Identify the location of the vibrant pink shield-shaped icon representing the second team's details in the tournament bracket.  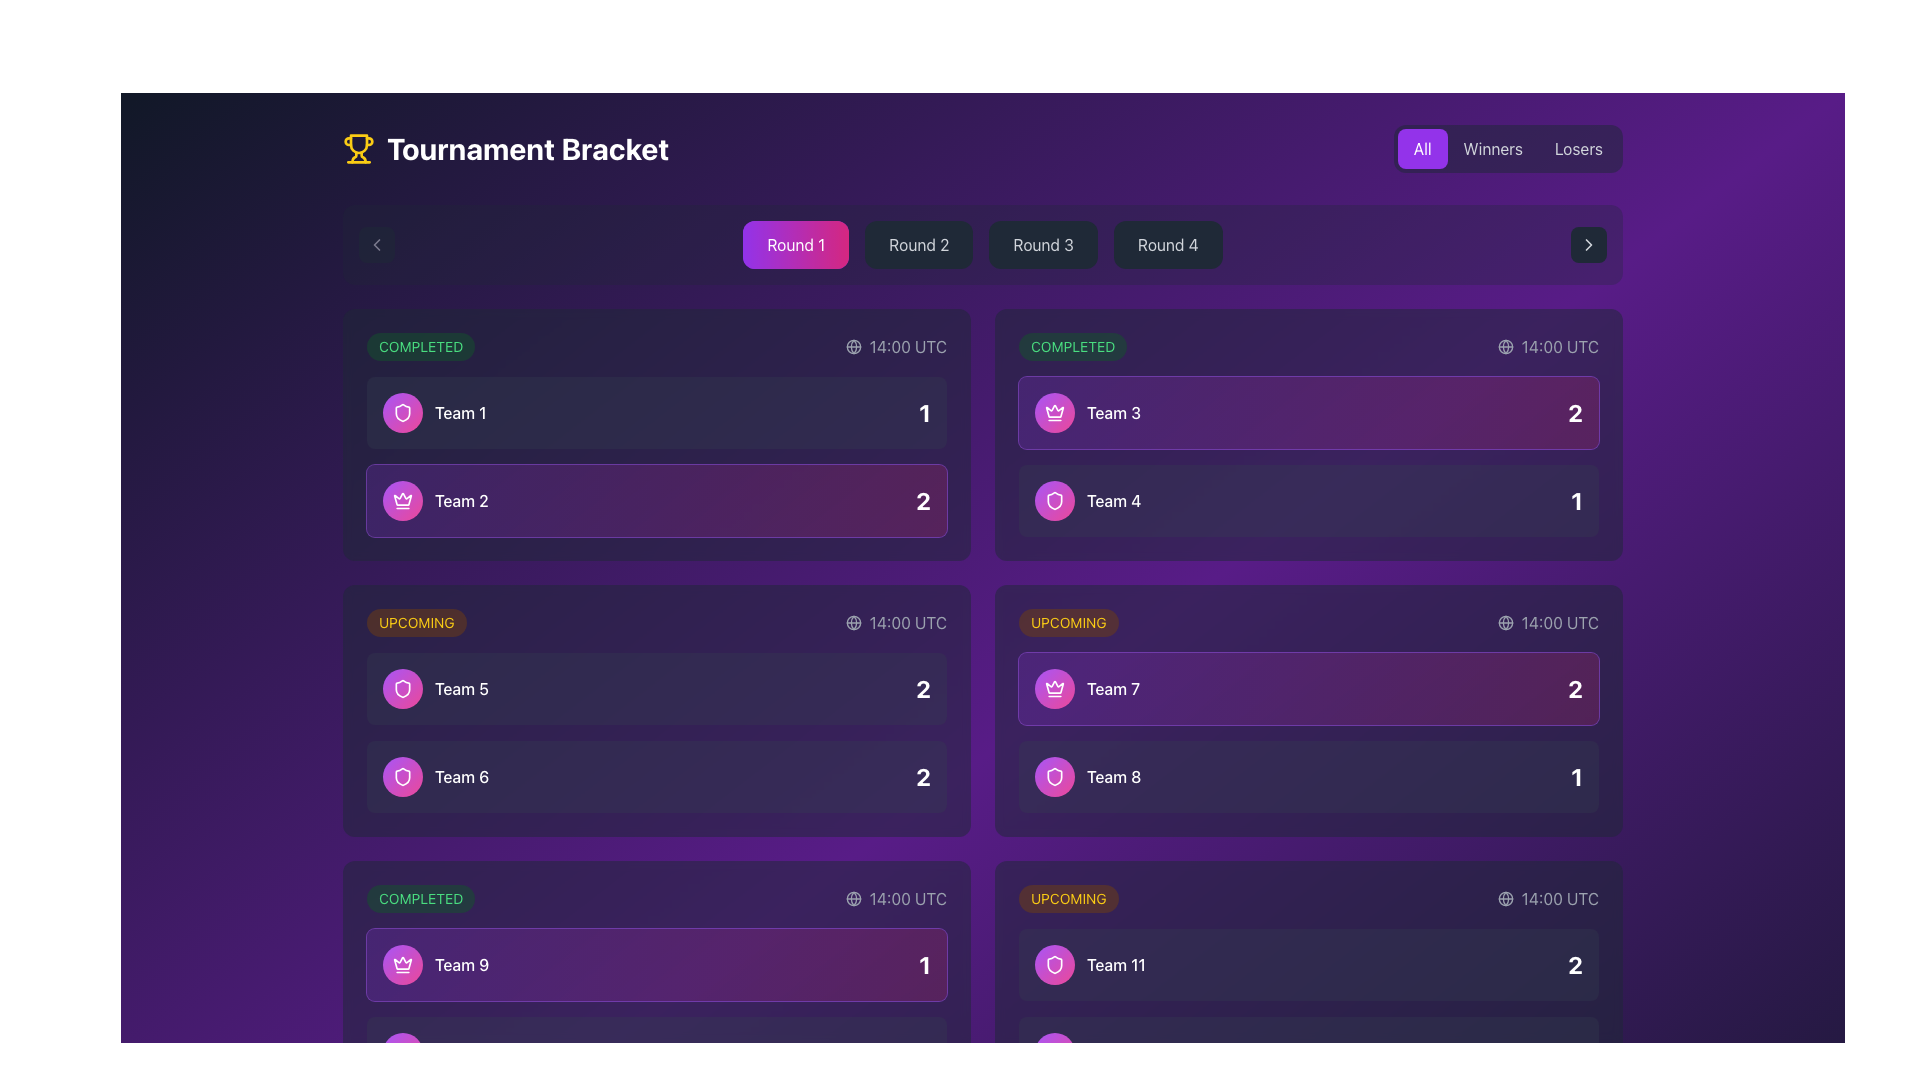
(1054, 775).